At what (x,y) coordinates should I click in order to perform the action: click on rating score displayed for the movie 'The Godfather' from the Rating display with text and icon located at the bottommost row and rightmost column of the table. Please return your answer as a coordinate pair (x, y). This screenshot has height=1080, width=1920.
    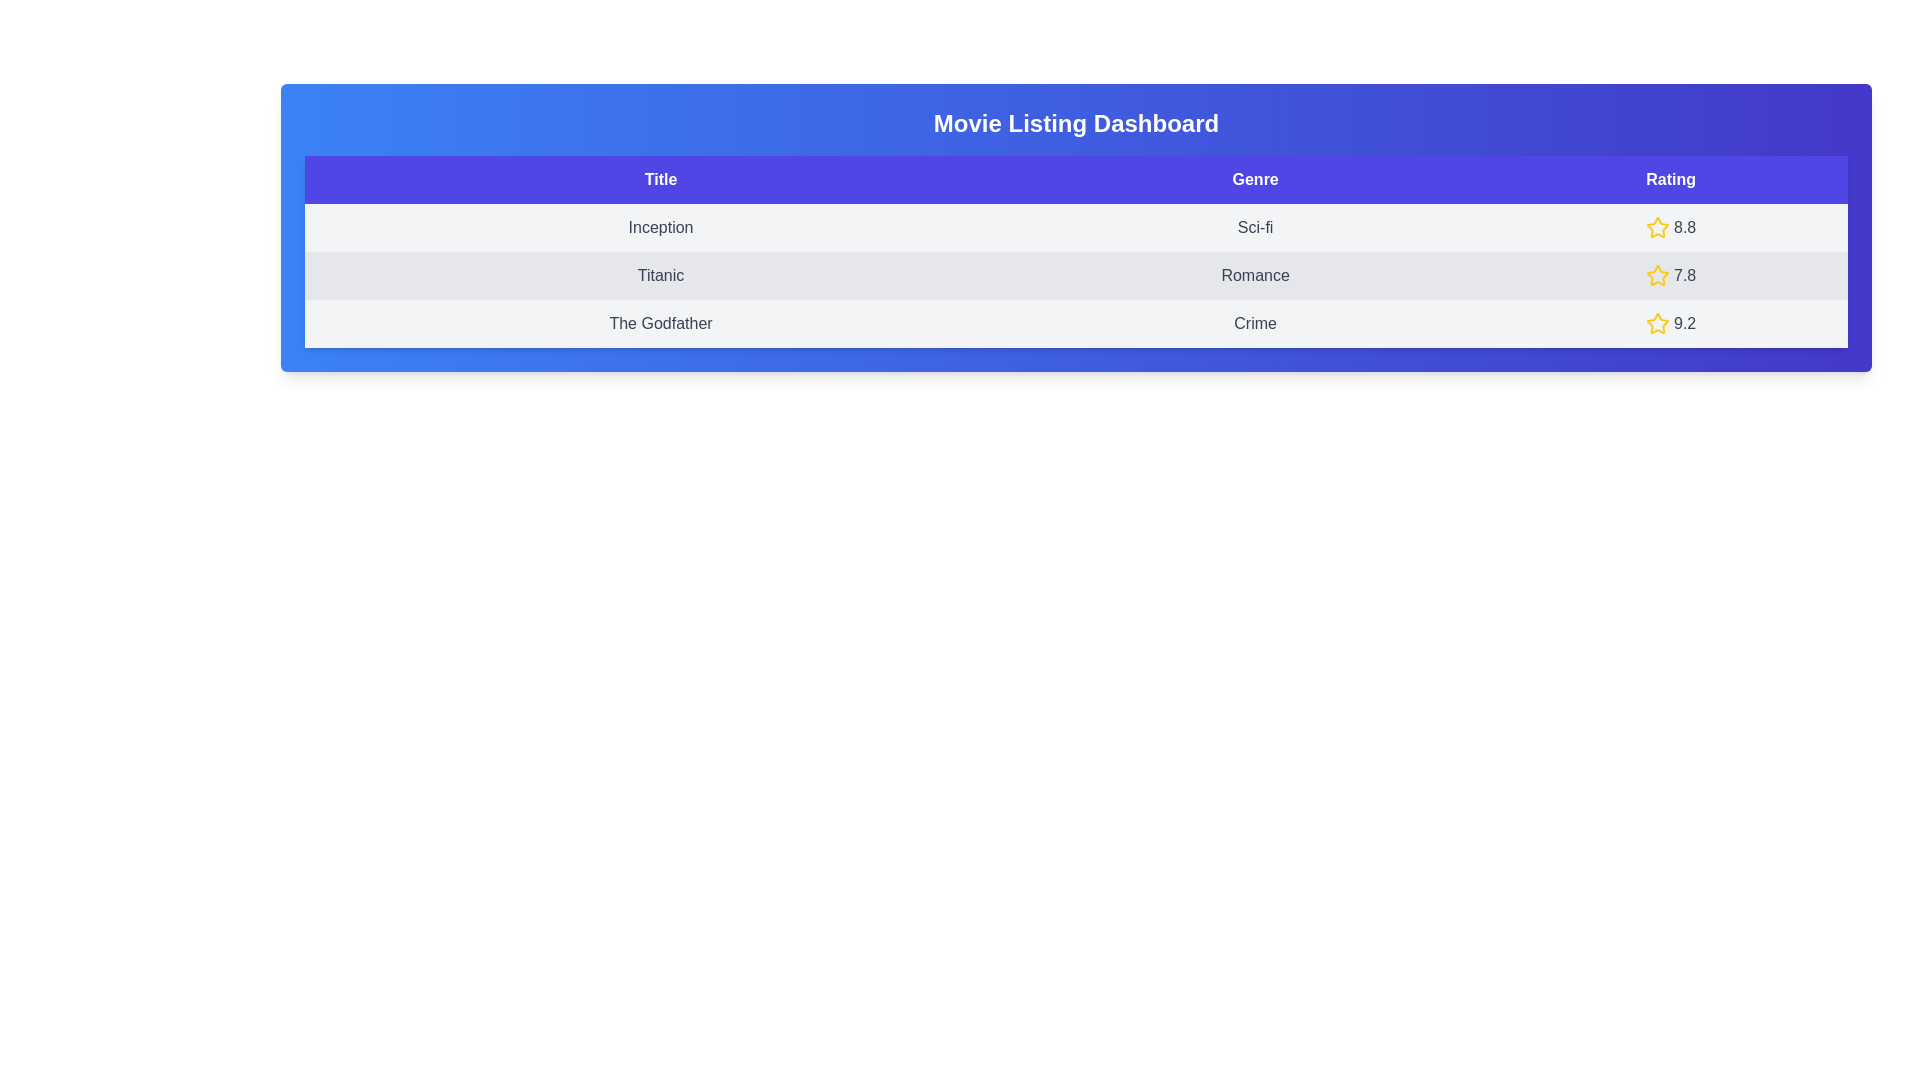
    Looking at the image, I should click on (1671, 323).